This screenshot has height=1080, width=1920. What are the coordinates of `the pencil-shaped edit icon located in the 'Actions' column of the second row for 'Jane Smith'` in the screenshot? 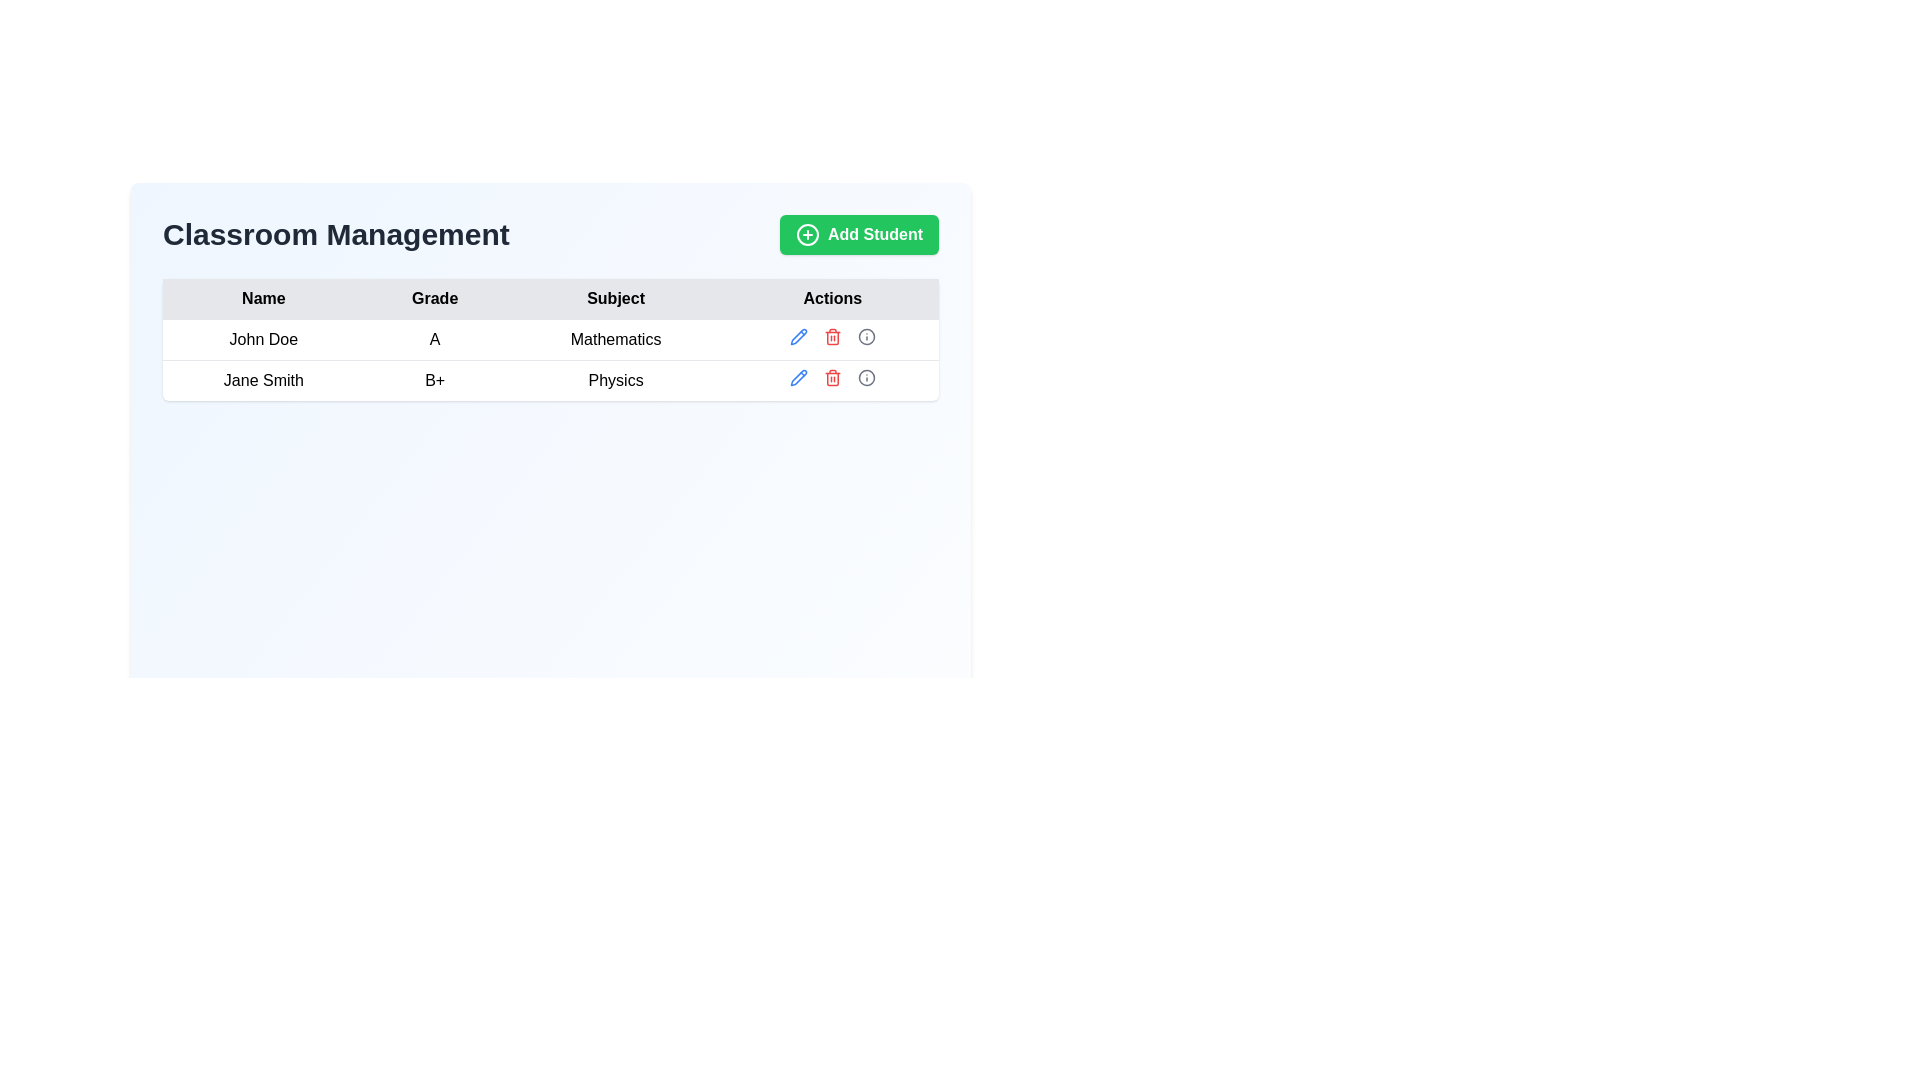 It's located at (797, 335).